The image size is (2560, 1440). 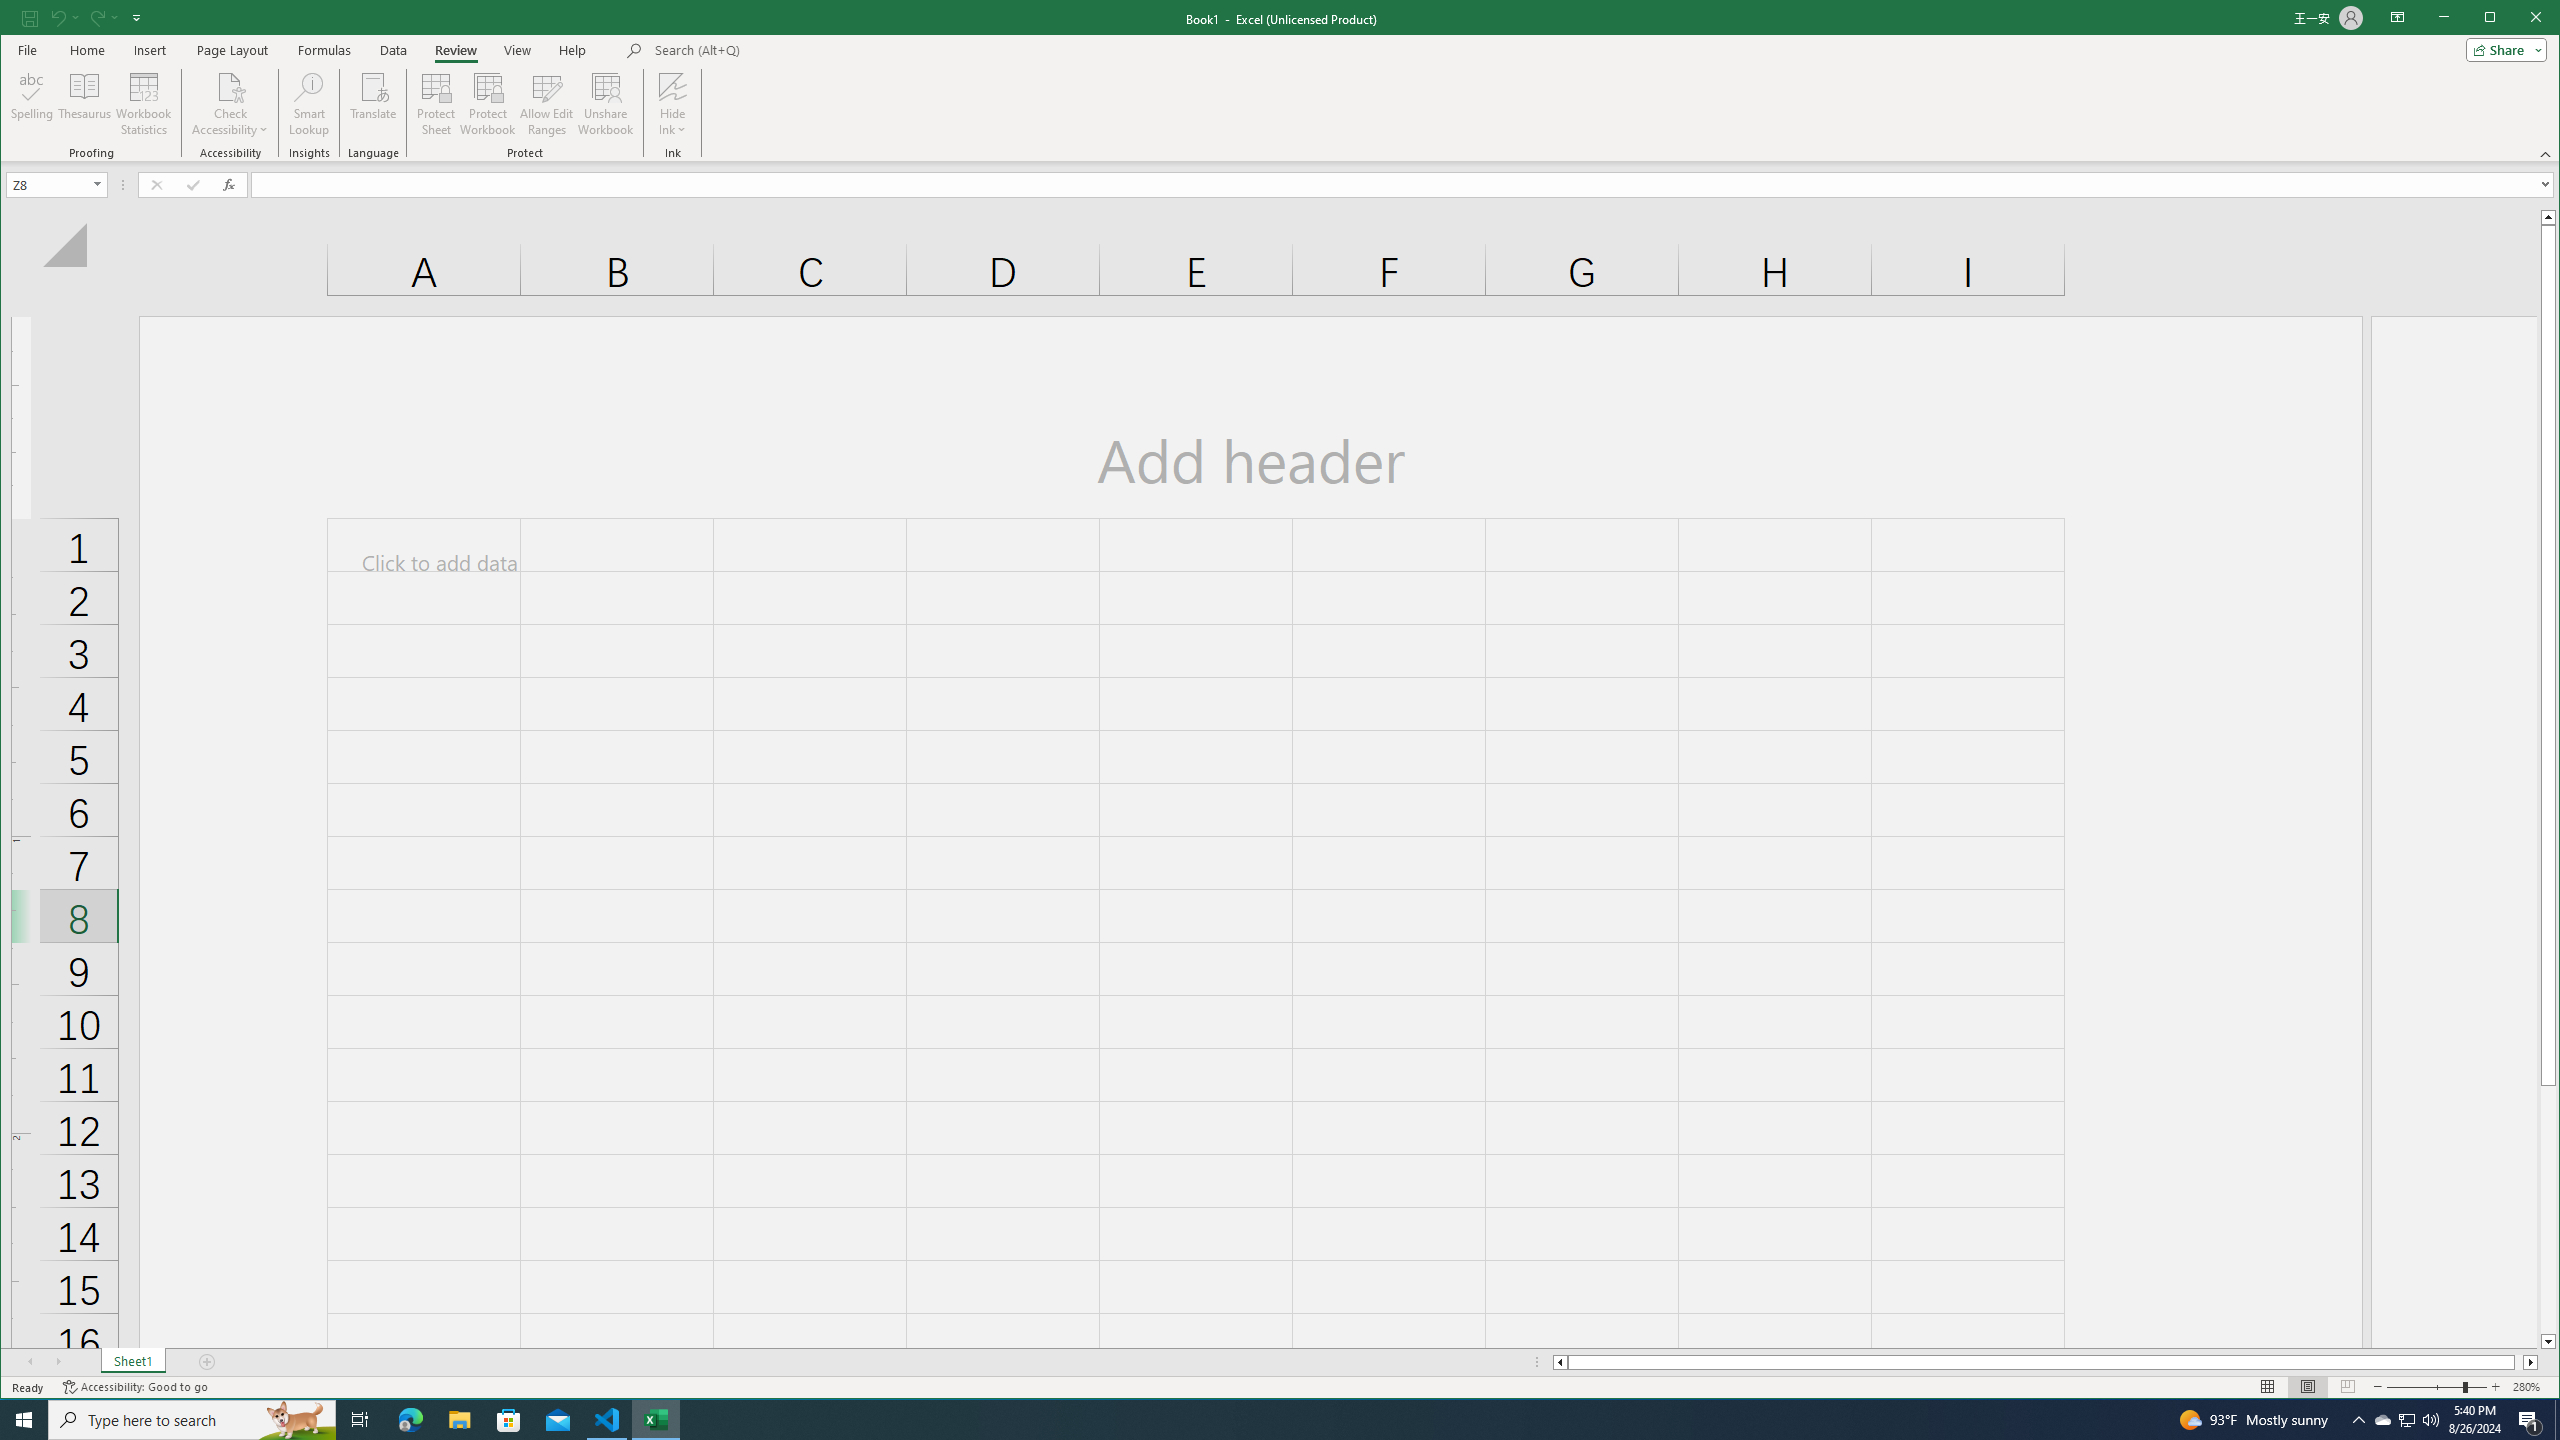 What do you see at coordinates (207, 1362) in the screenshot?
I see `'Add Sheet'` at bounding box center [207, 1362].